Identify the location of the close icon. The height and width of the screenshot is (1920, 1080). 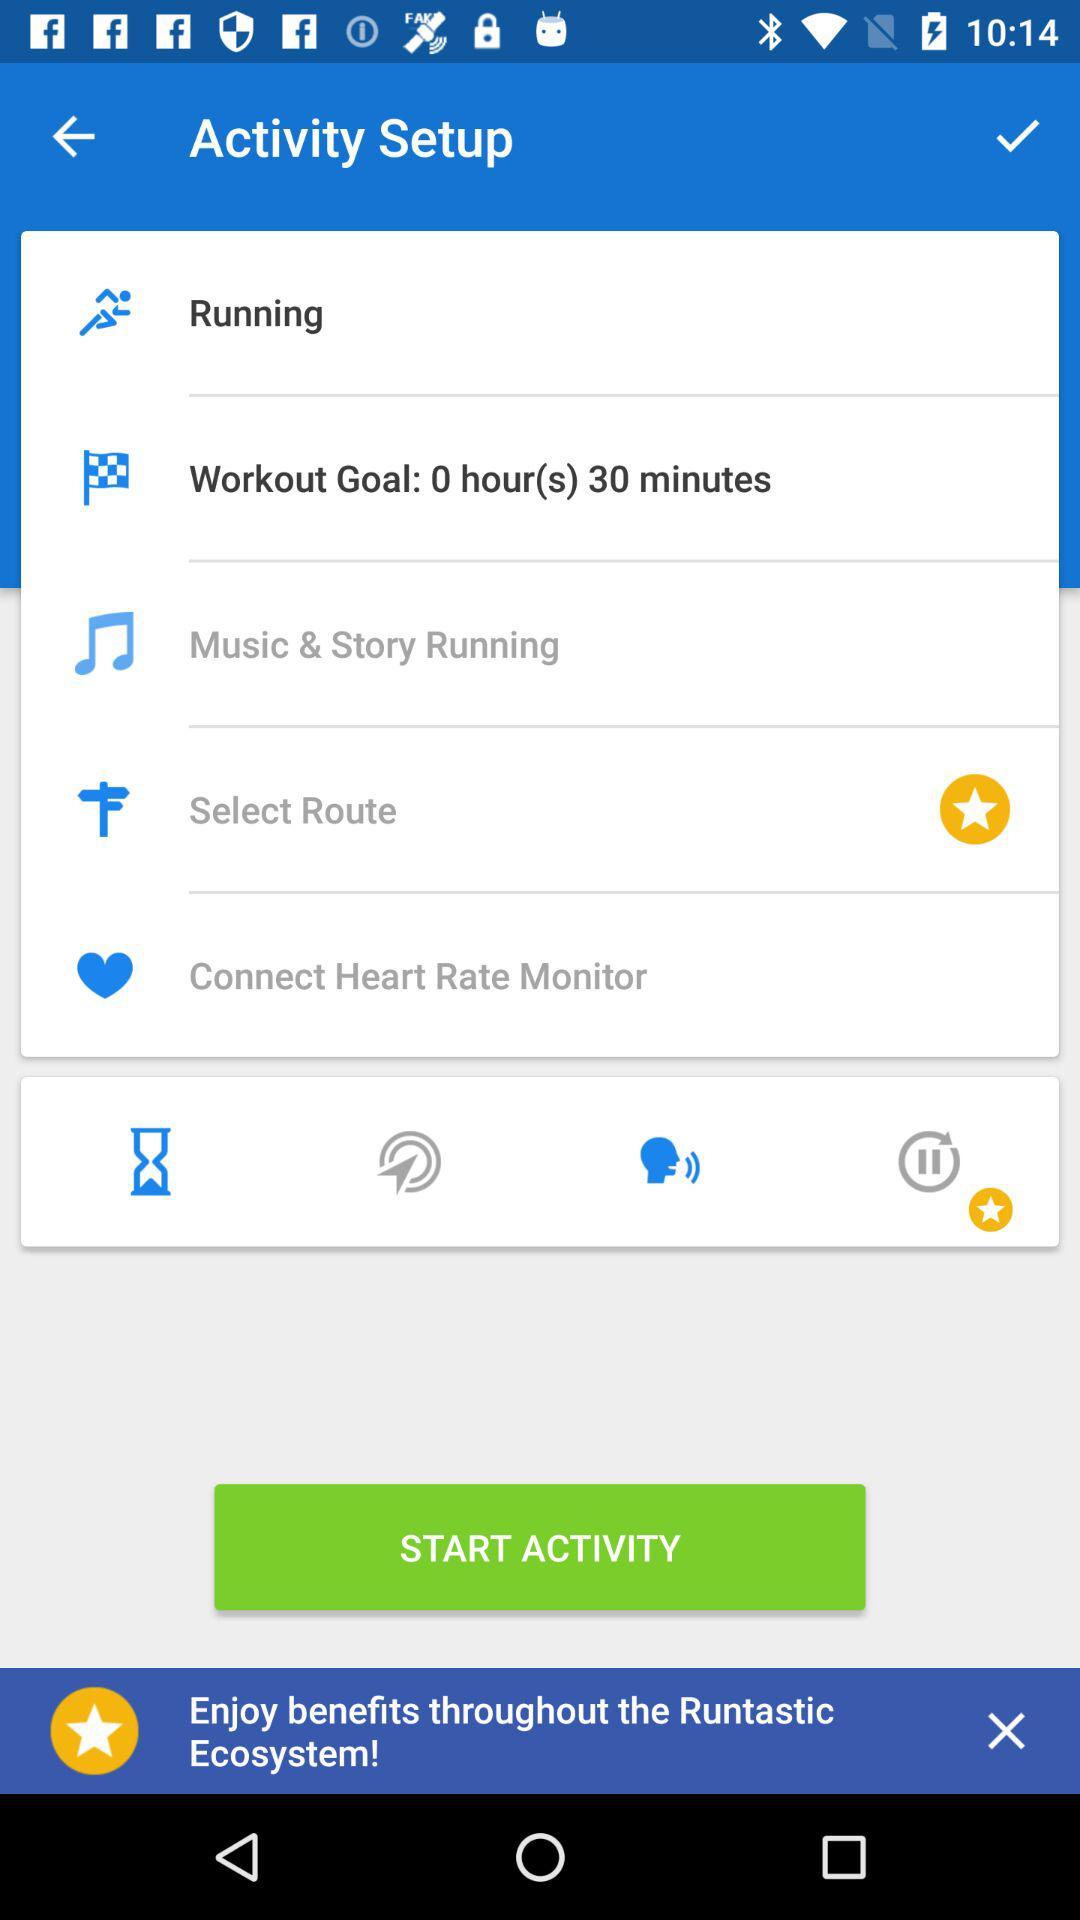
(1006, 1730).